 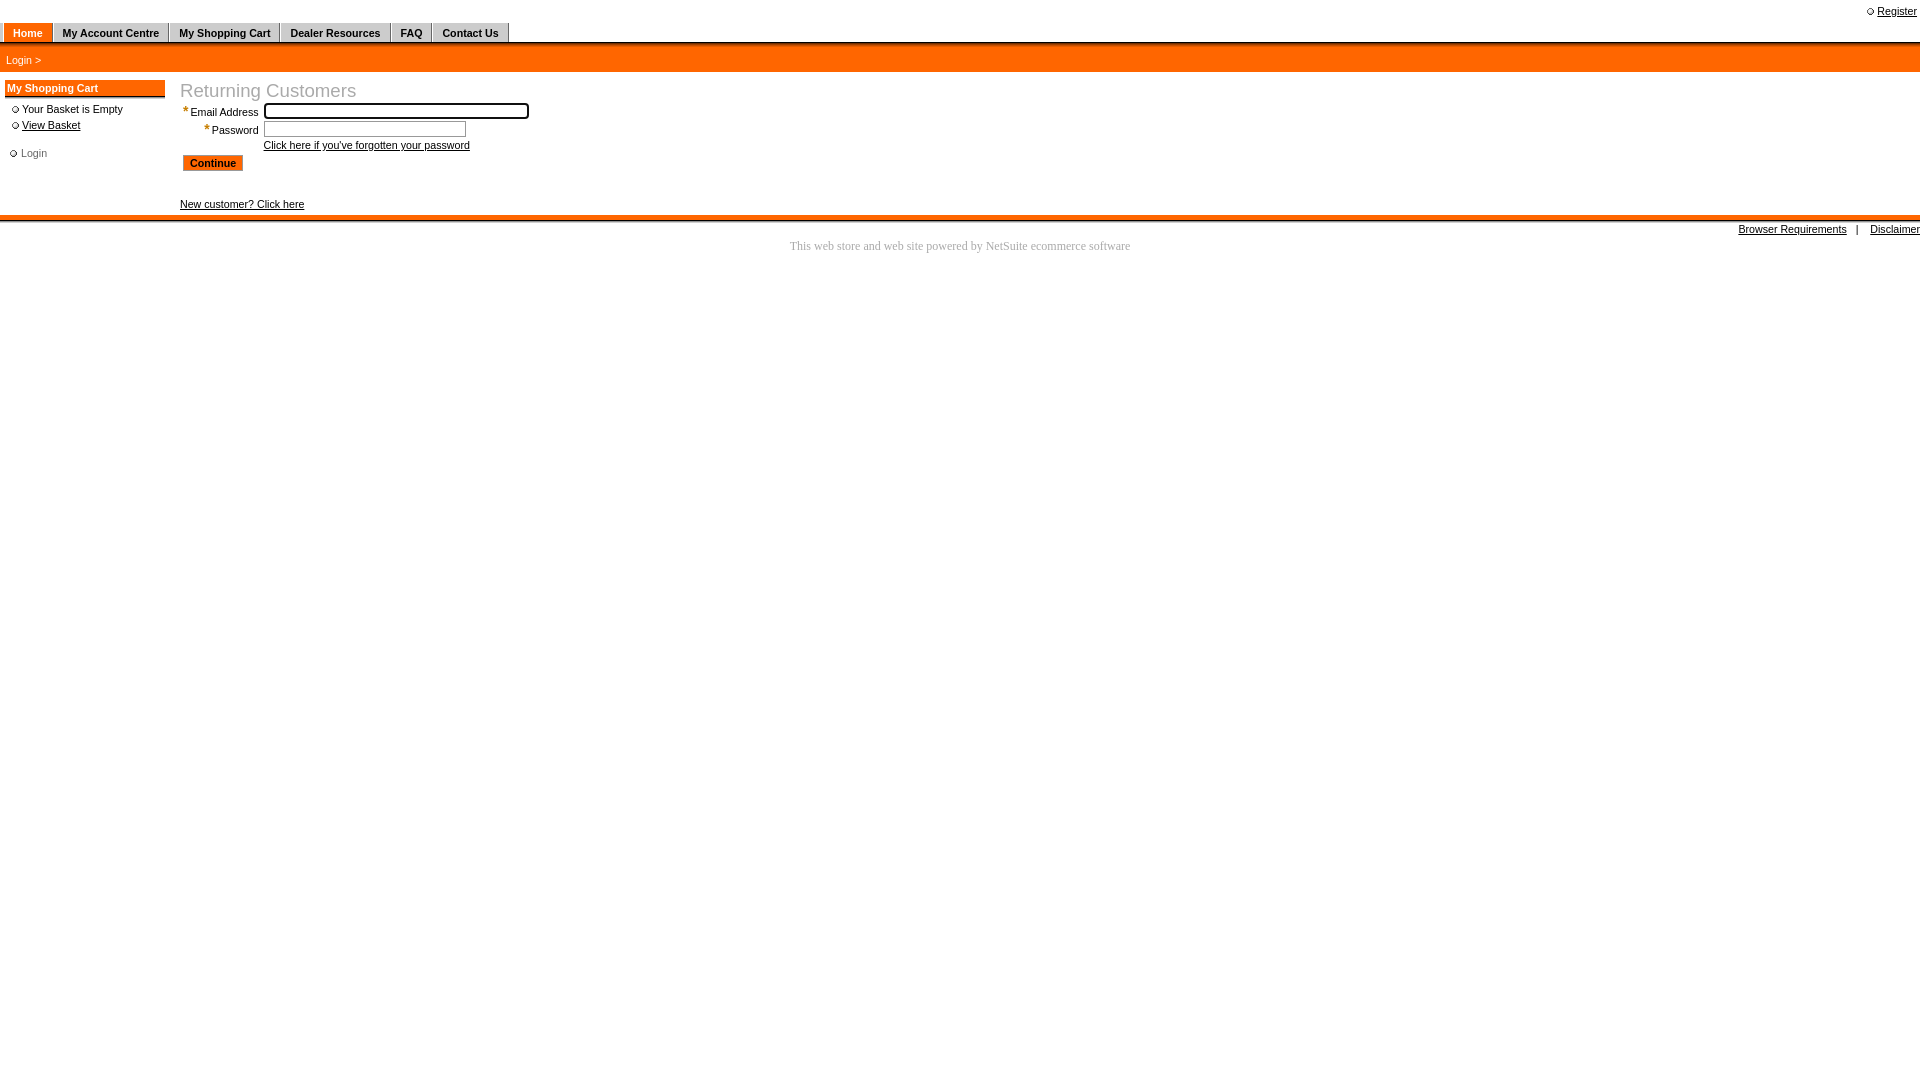 I want to click on 'Browser Requirements', so click(x=1791, y=227).